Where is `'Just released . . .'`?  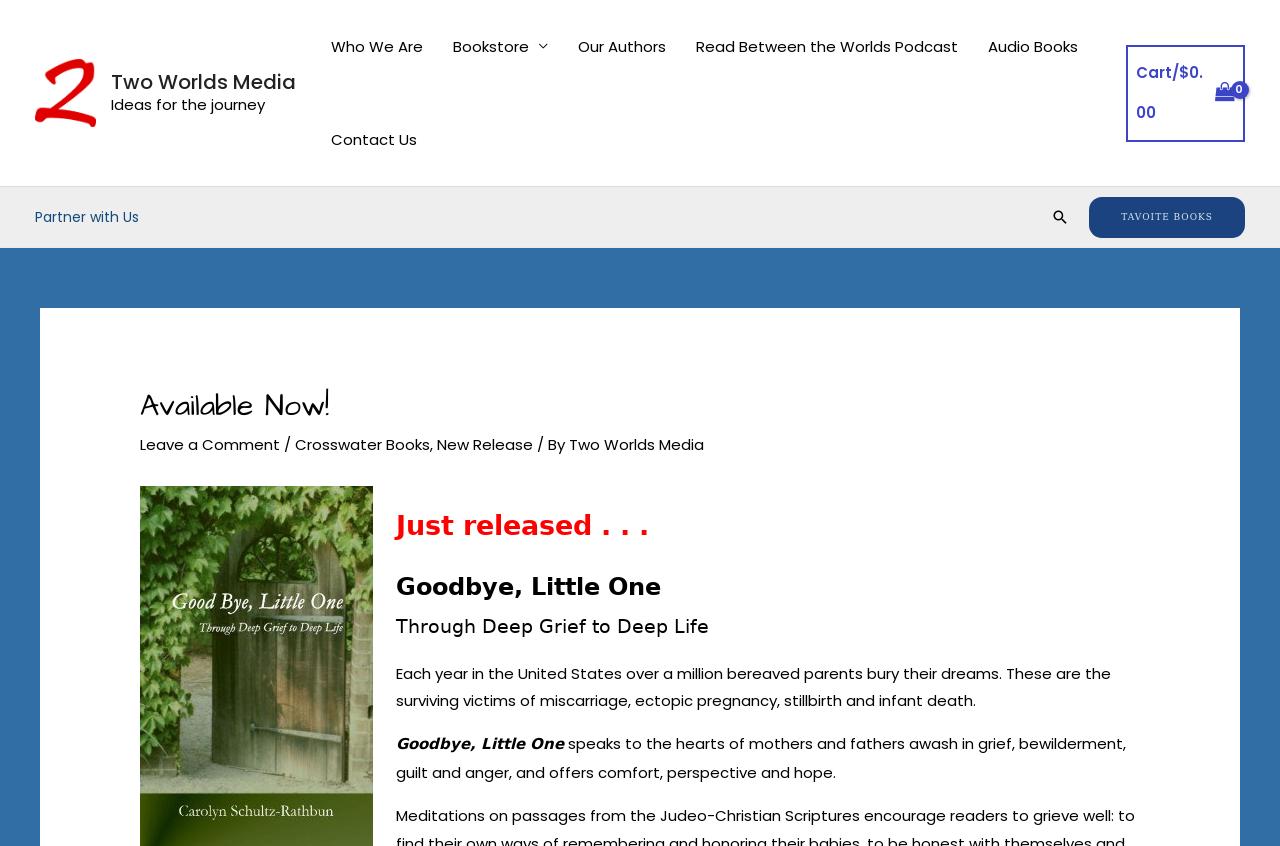 'Just released . . .' is located at coordinates (521, 524).